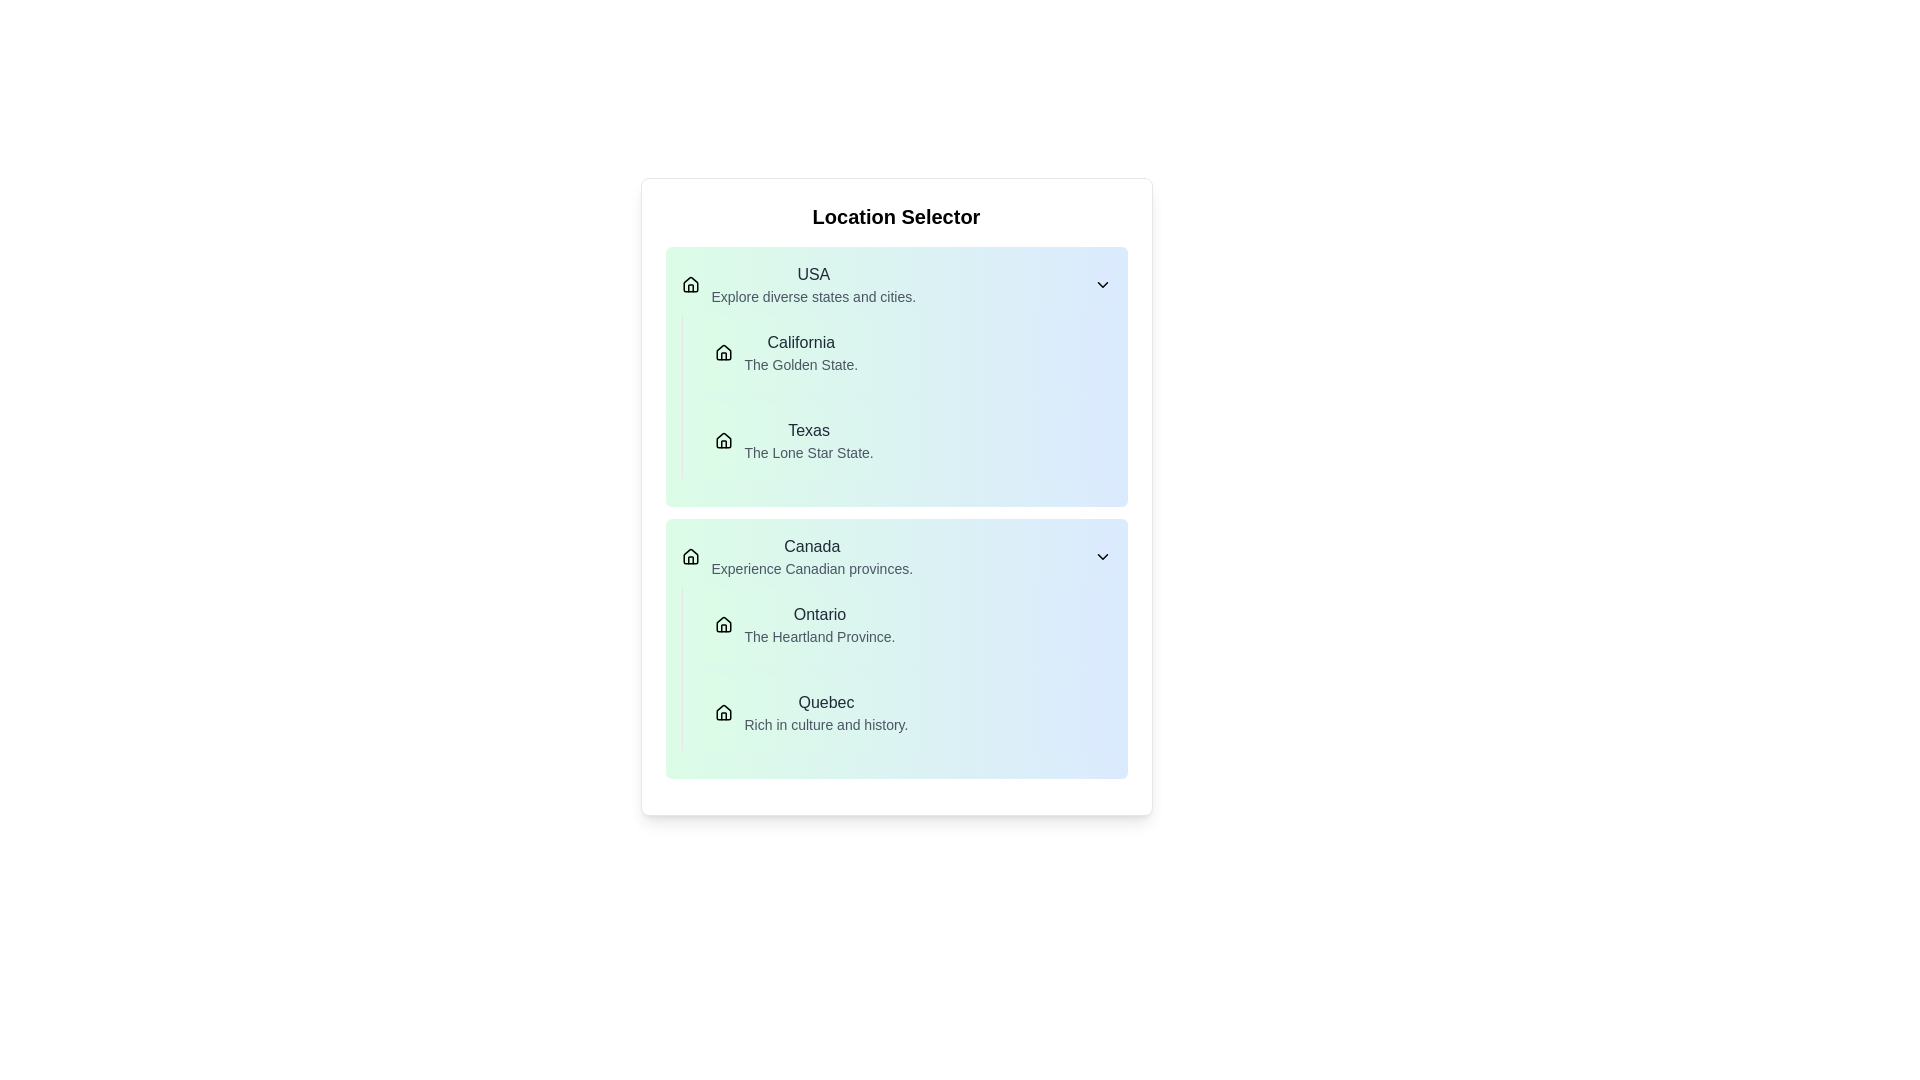 The image size is (1920, 1080). Describe the element at coordinates (820, 623) in the screenshot. I see `the clickable option representing the province of Ontario in the dropdown menu under the 'Canada' category` at that location.